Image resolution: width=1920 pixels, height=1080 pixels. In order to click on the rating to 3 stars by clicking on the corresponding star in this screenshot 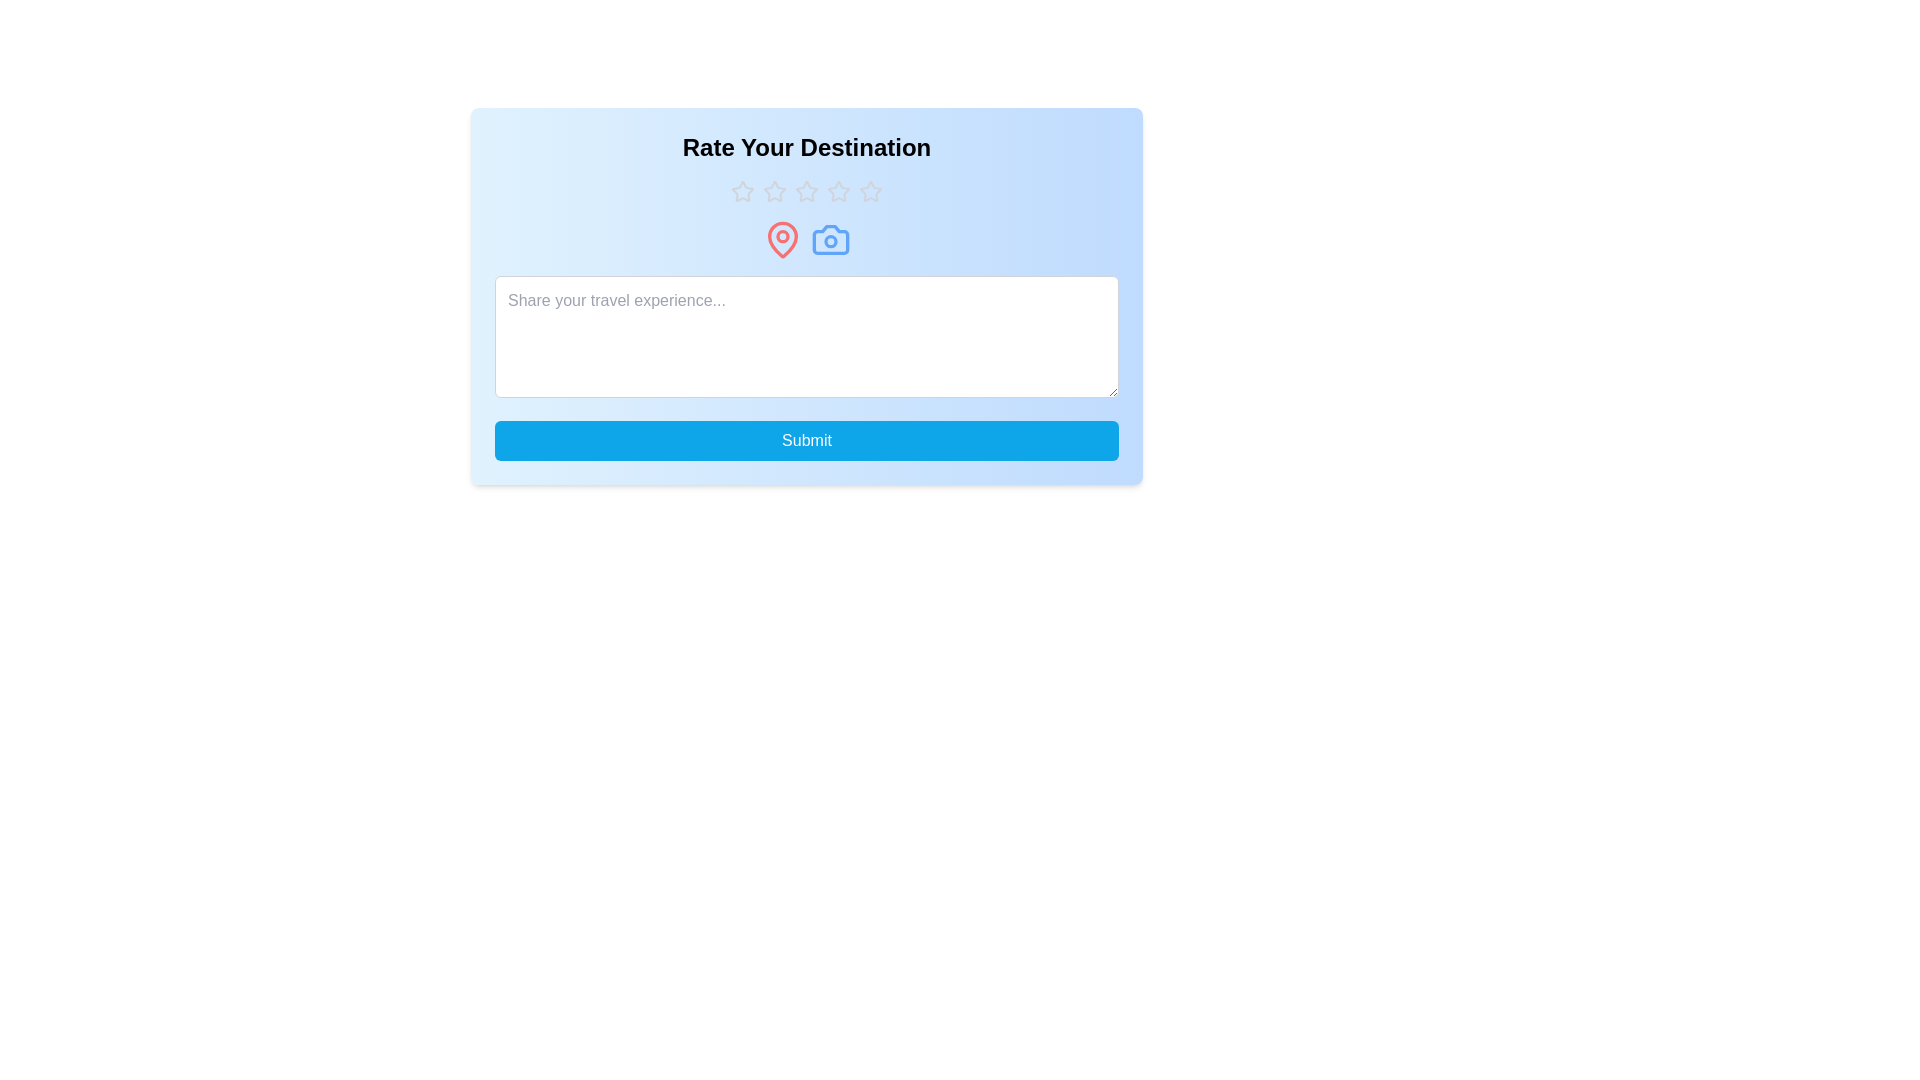, I will do `click(806, 192)`.